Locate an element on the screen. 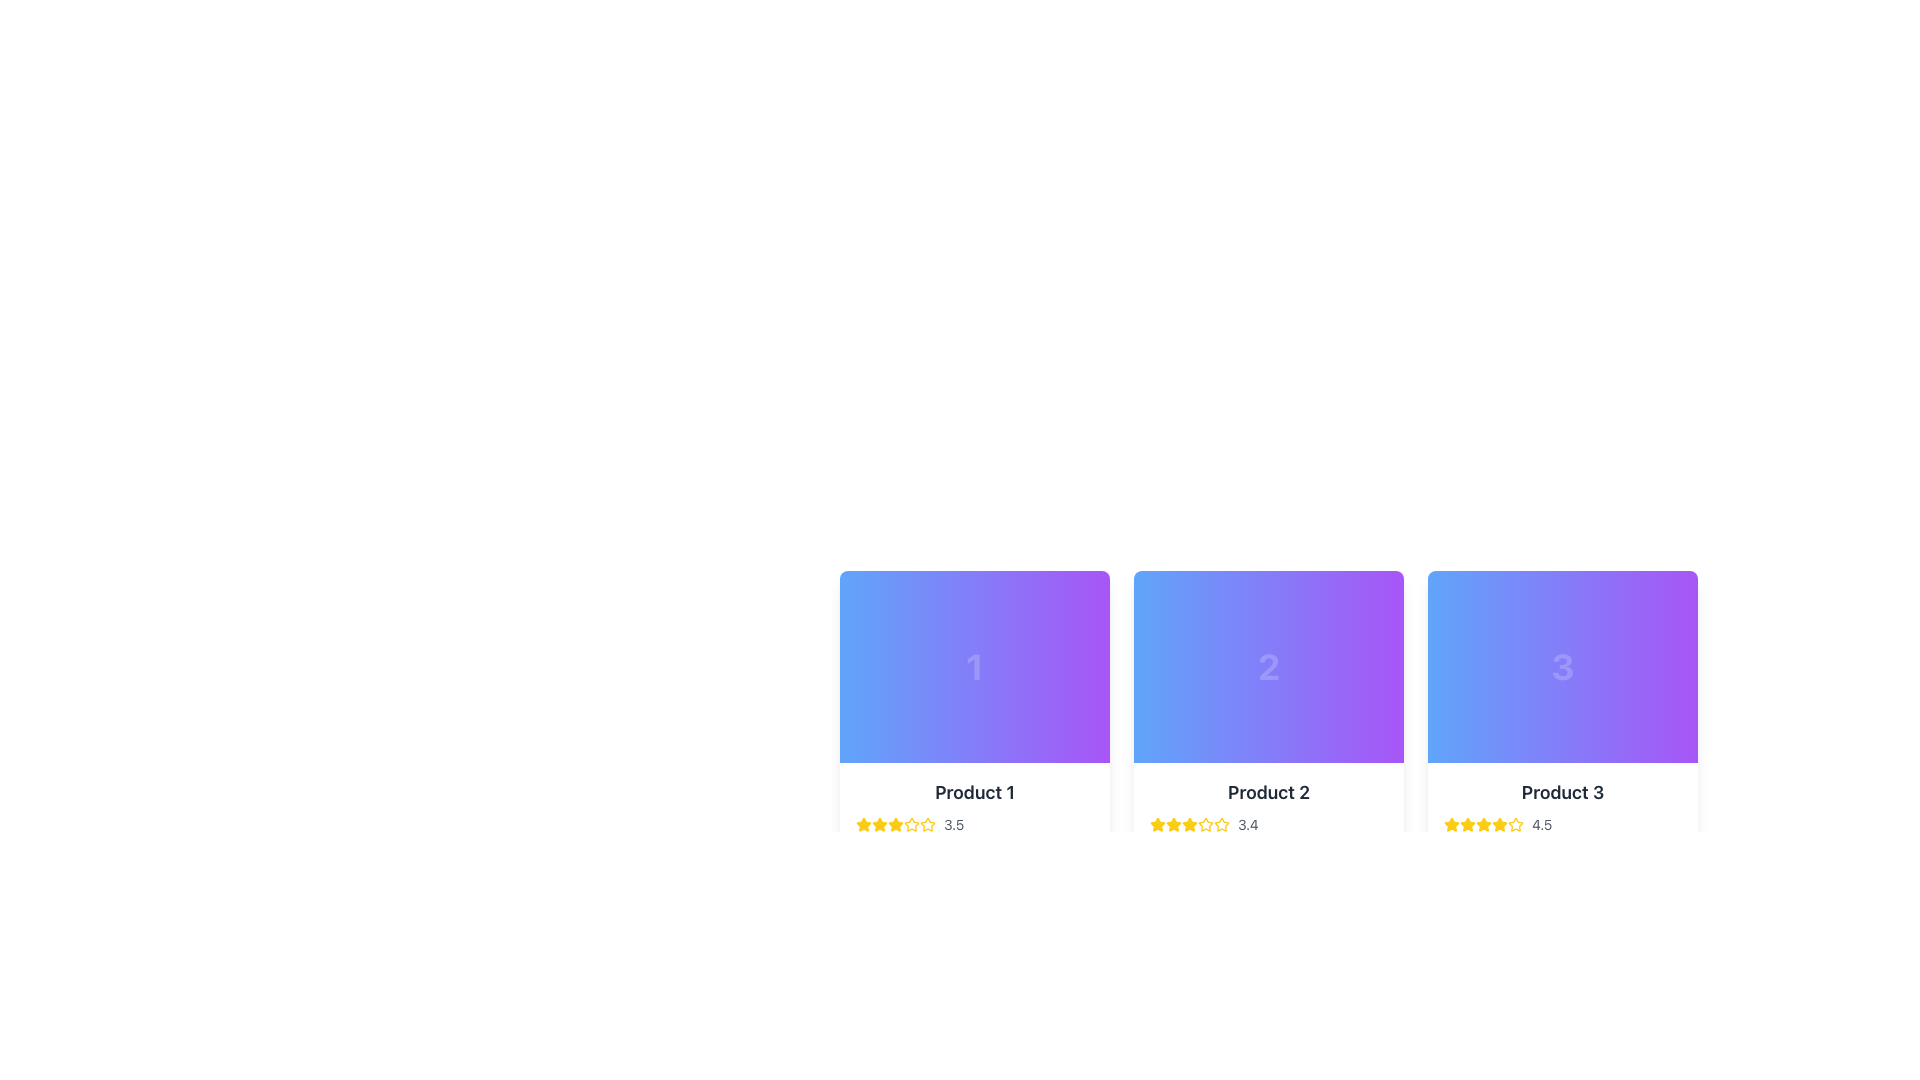 The width and height of the screenshot is (1920, 1080). text content of the Text label that presents the product title, located at the bottom of the first product card, directly below the number '1' and above the '3.5' star rating indicator is located at coordinates (974, 792).